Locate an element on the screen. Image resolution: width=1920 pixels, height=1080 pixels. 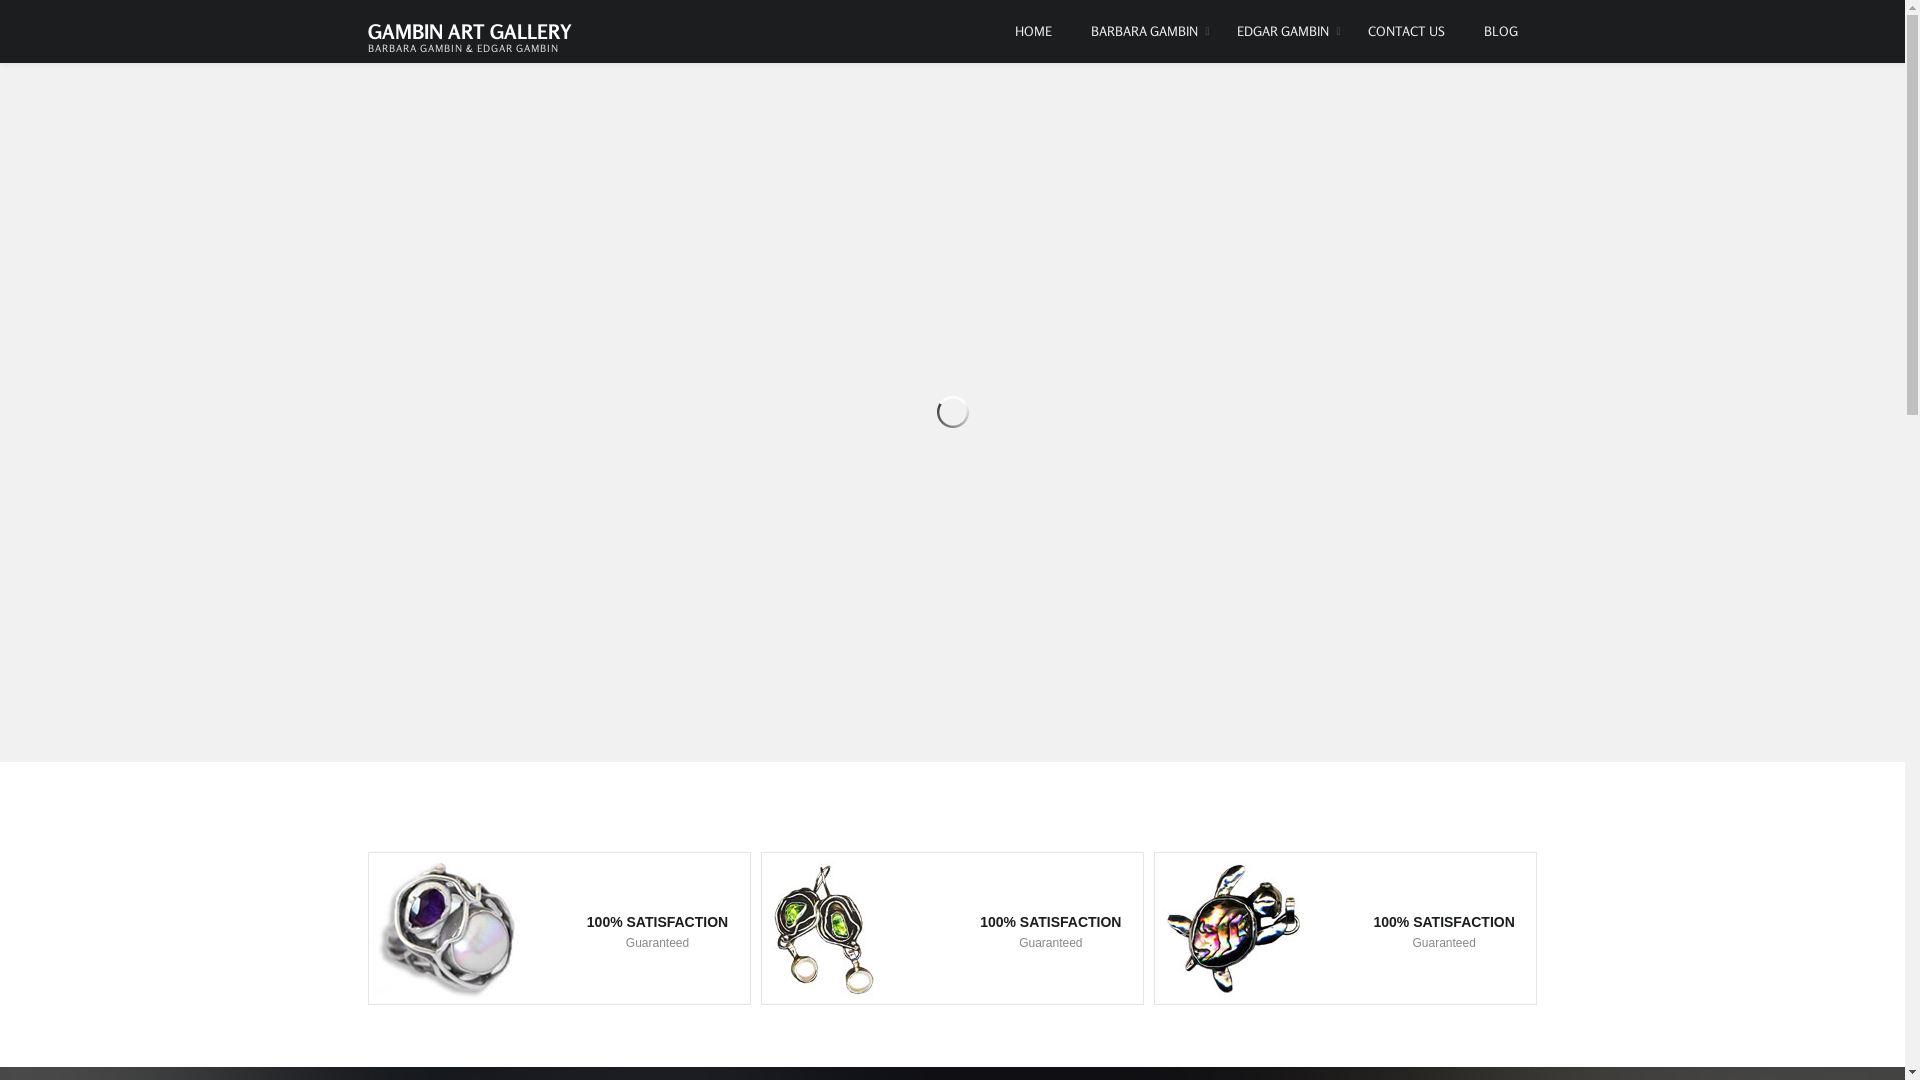
'EDGAR GAMBIN' is located at coordinates (1281, 31).